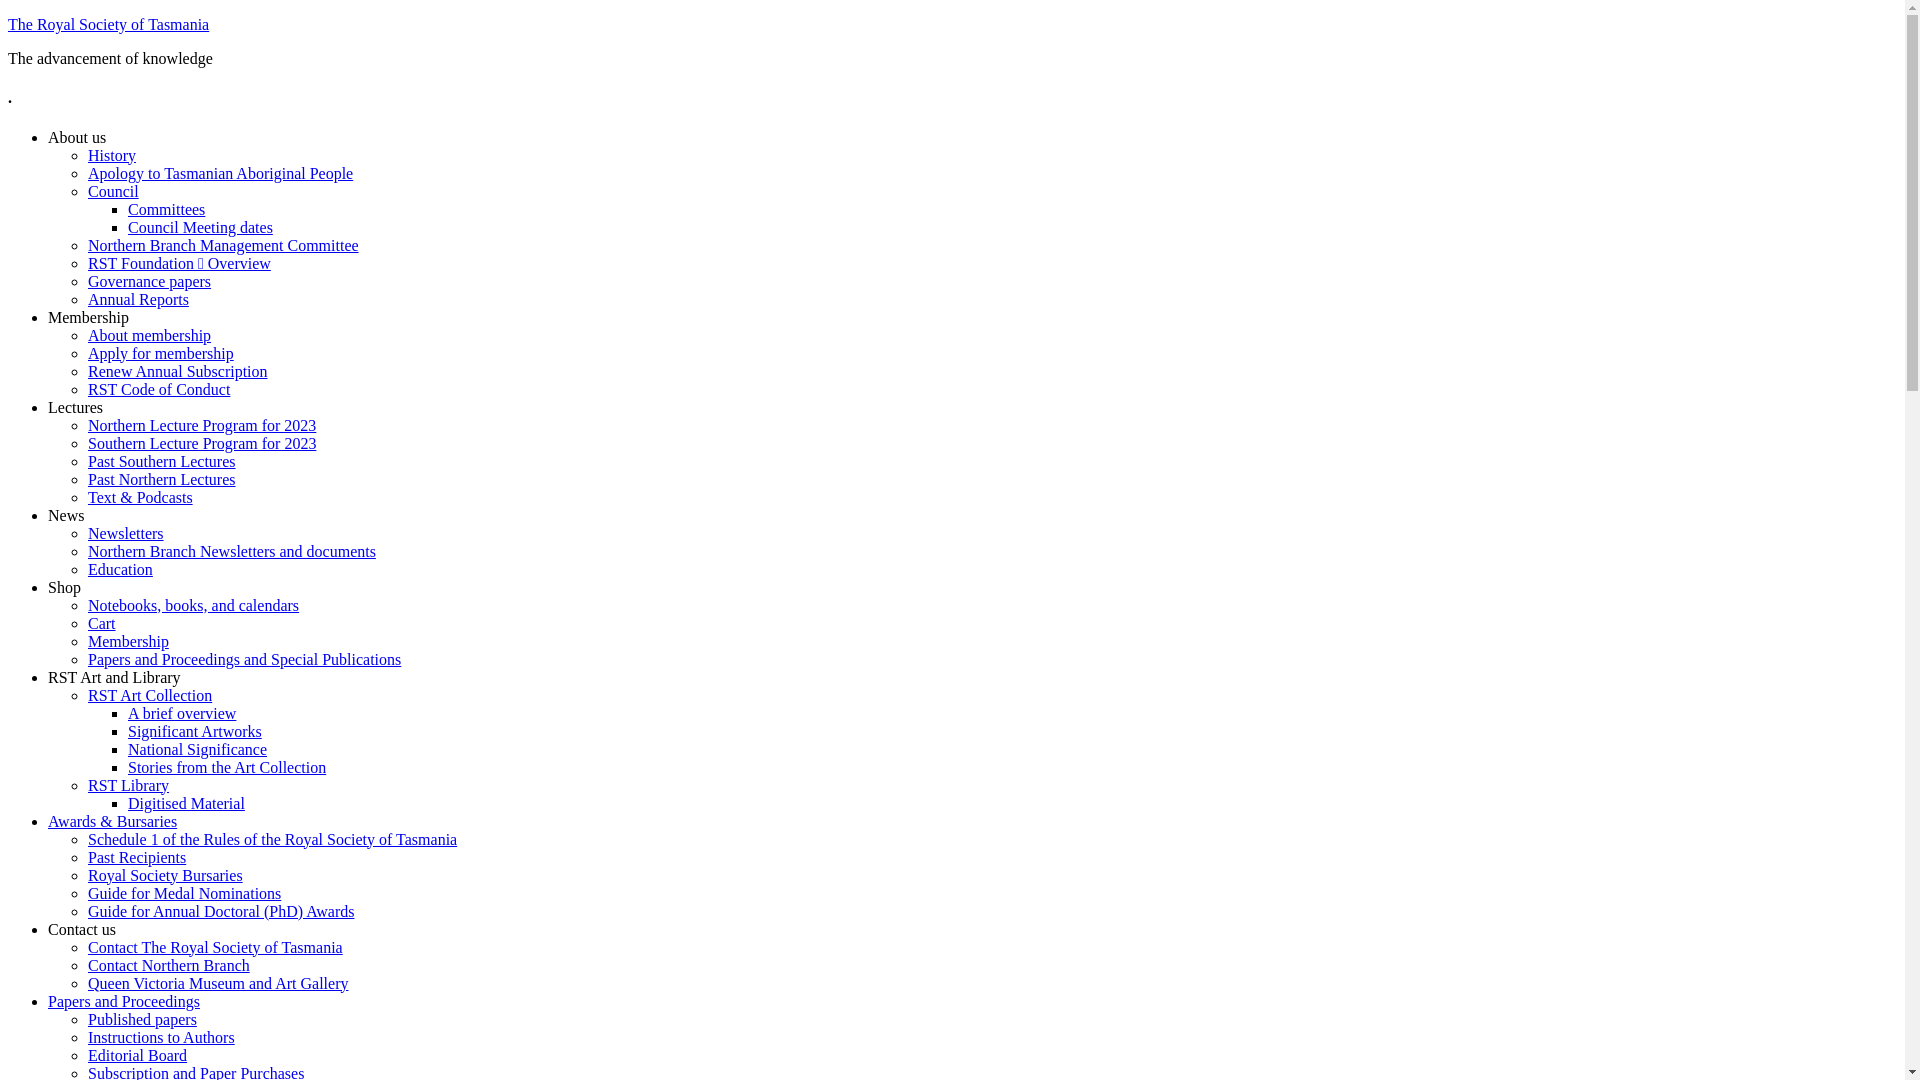  What do you see at coordinates (86, 496) in the screenshot?
I see `'Text & Podcasts'` at bounding box center [86, 496].